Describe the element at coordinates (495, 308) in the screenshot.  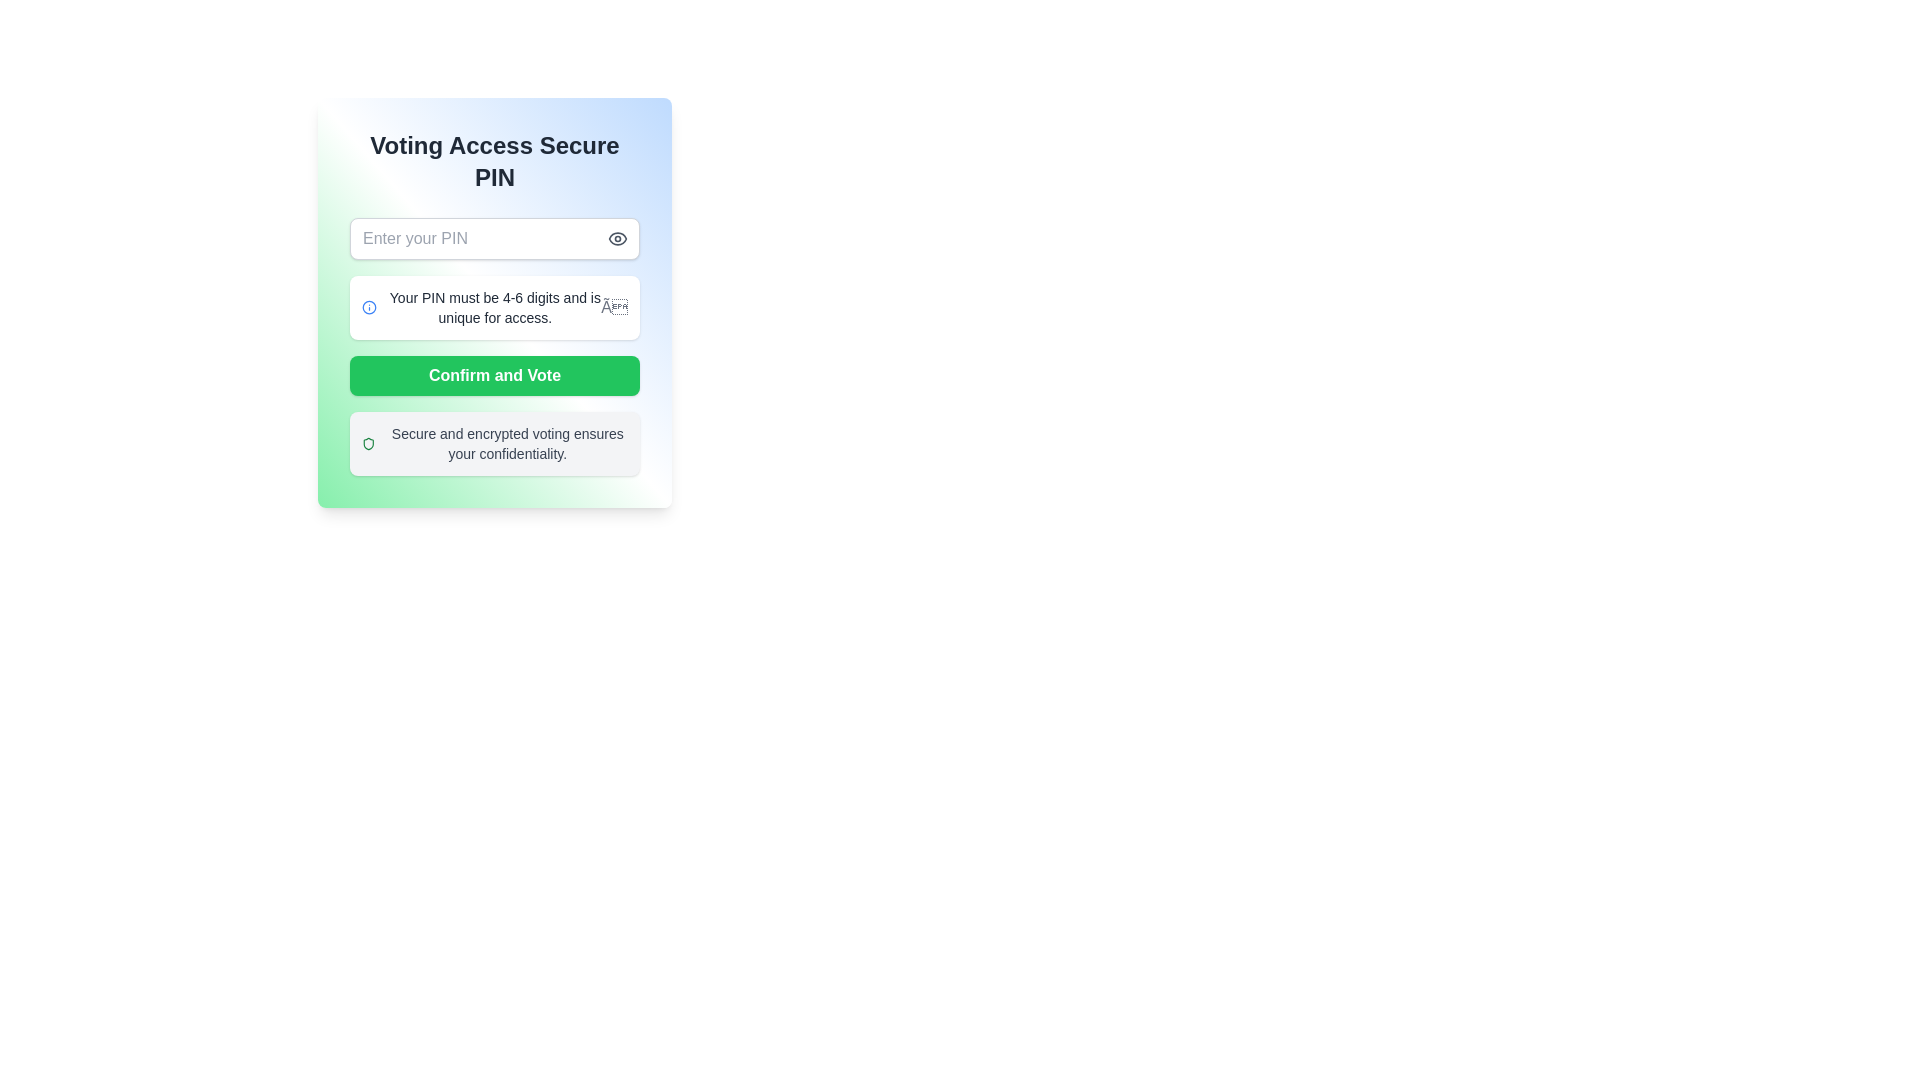
I see `the text label displaying 'Your PIN must be 4-6 digits and is unique for access.'` at that location.